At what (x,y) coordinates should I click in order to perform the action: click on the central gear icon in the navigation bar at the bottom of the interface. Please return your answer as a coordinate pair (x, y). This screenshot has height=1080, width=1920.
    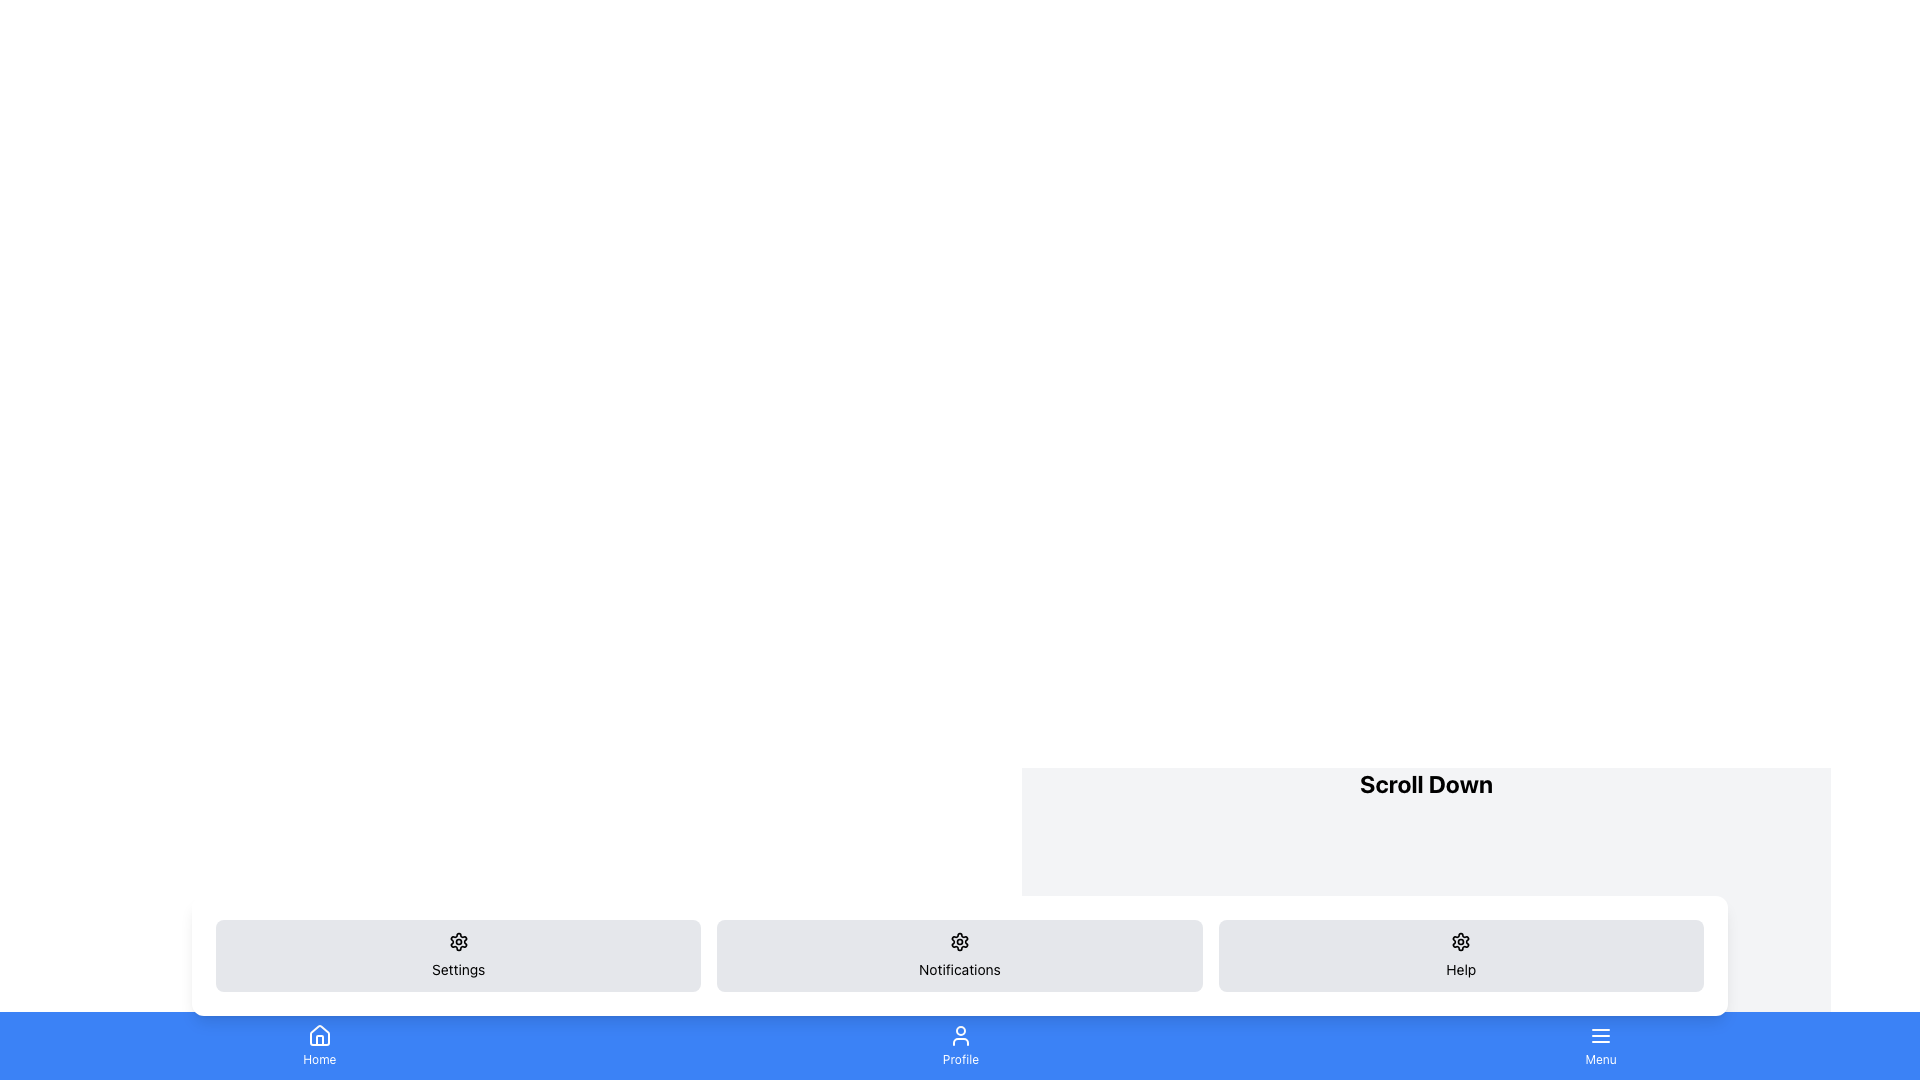
    Looking at the image, I should click on (960, 941).